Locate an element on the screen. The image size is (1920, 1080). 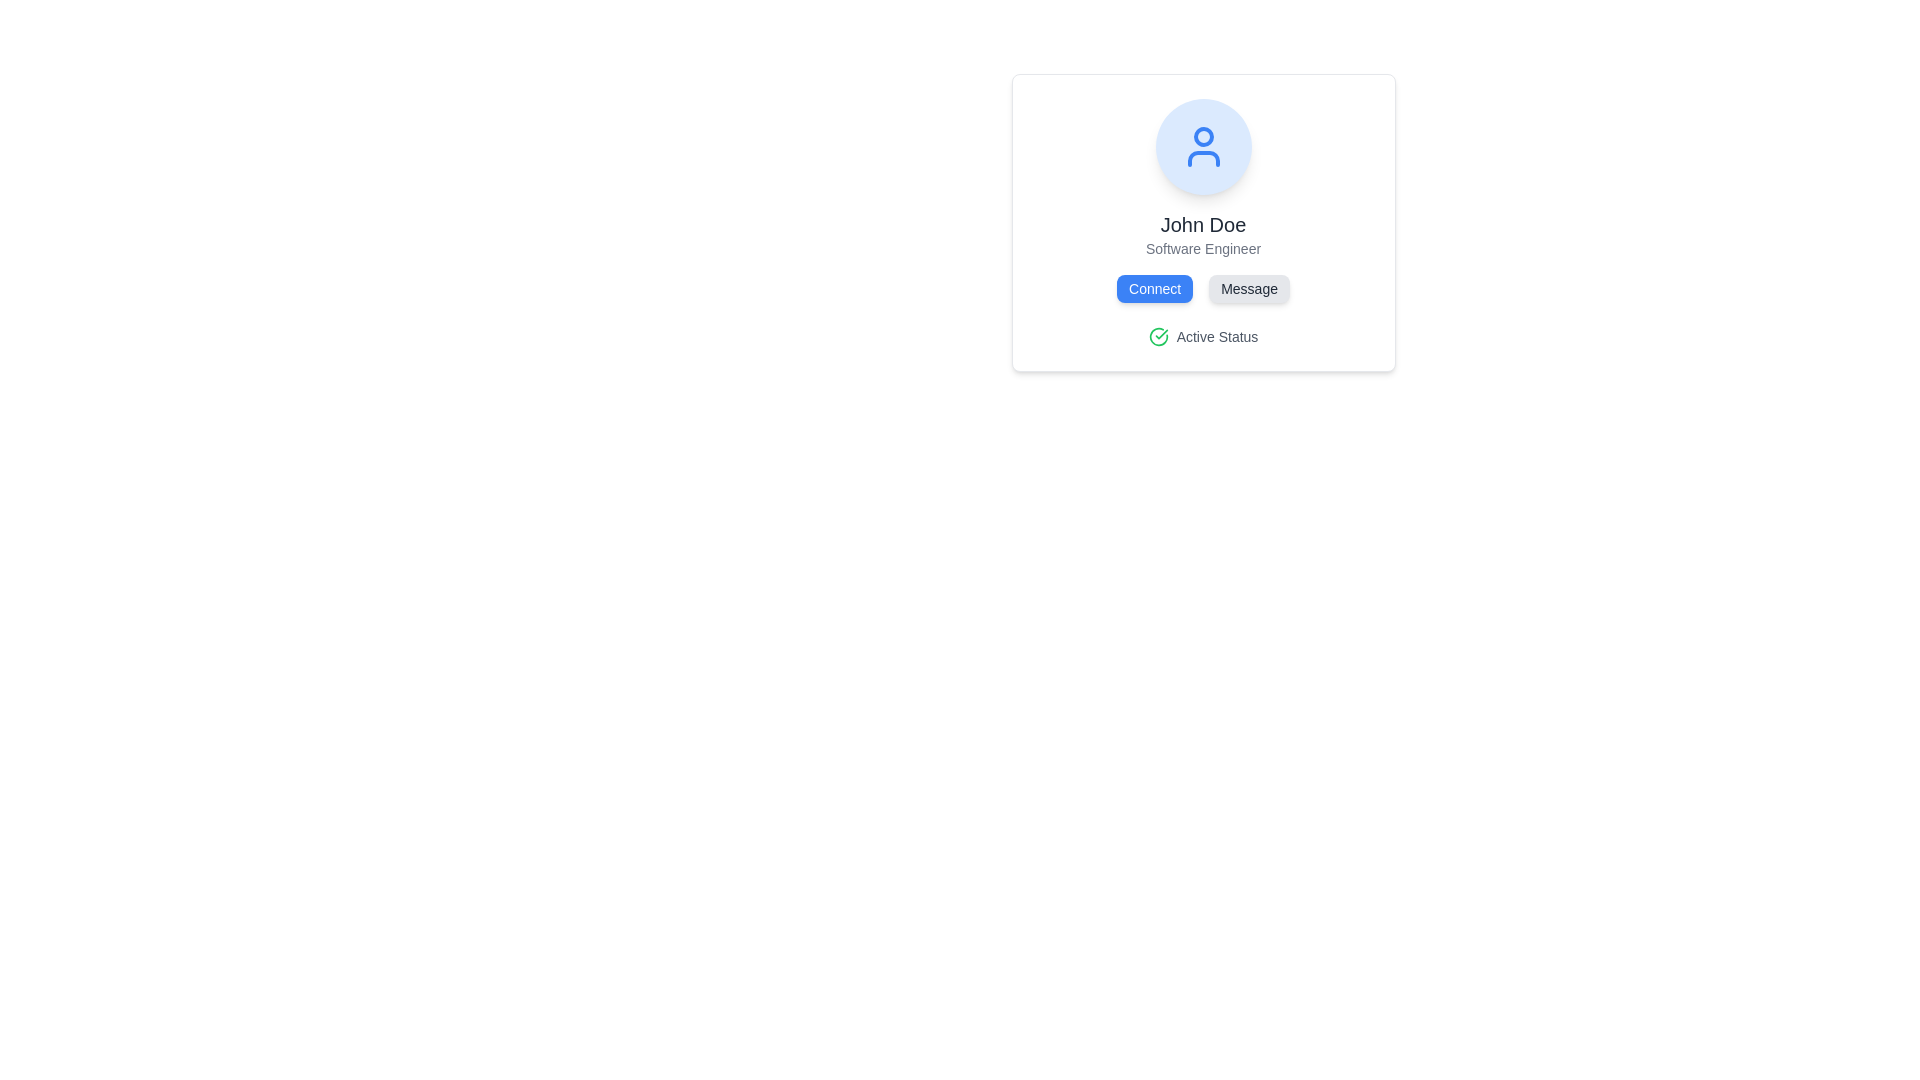
the rectangular button with rounded corners, bright blue background, and white text reading 'Connect' to initiate a connection action is located at coordinates (1155, 289).